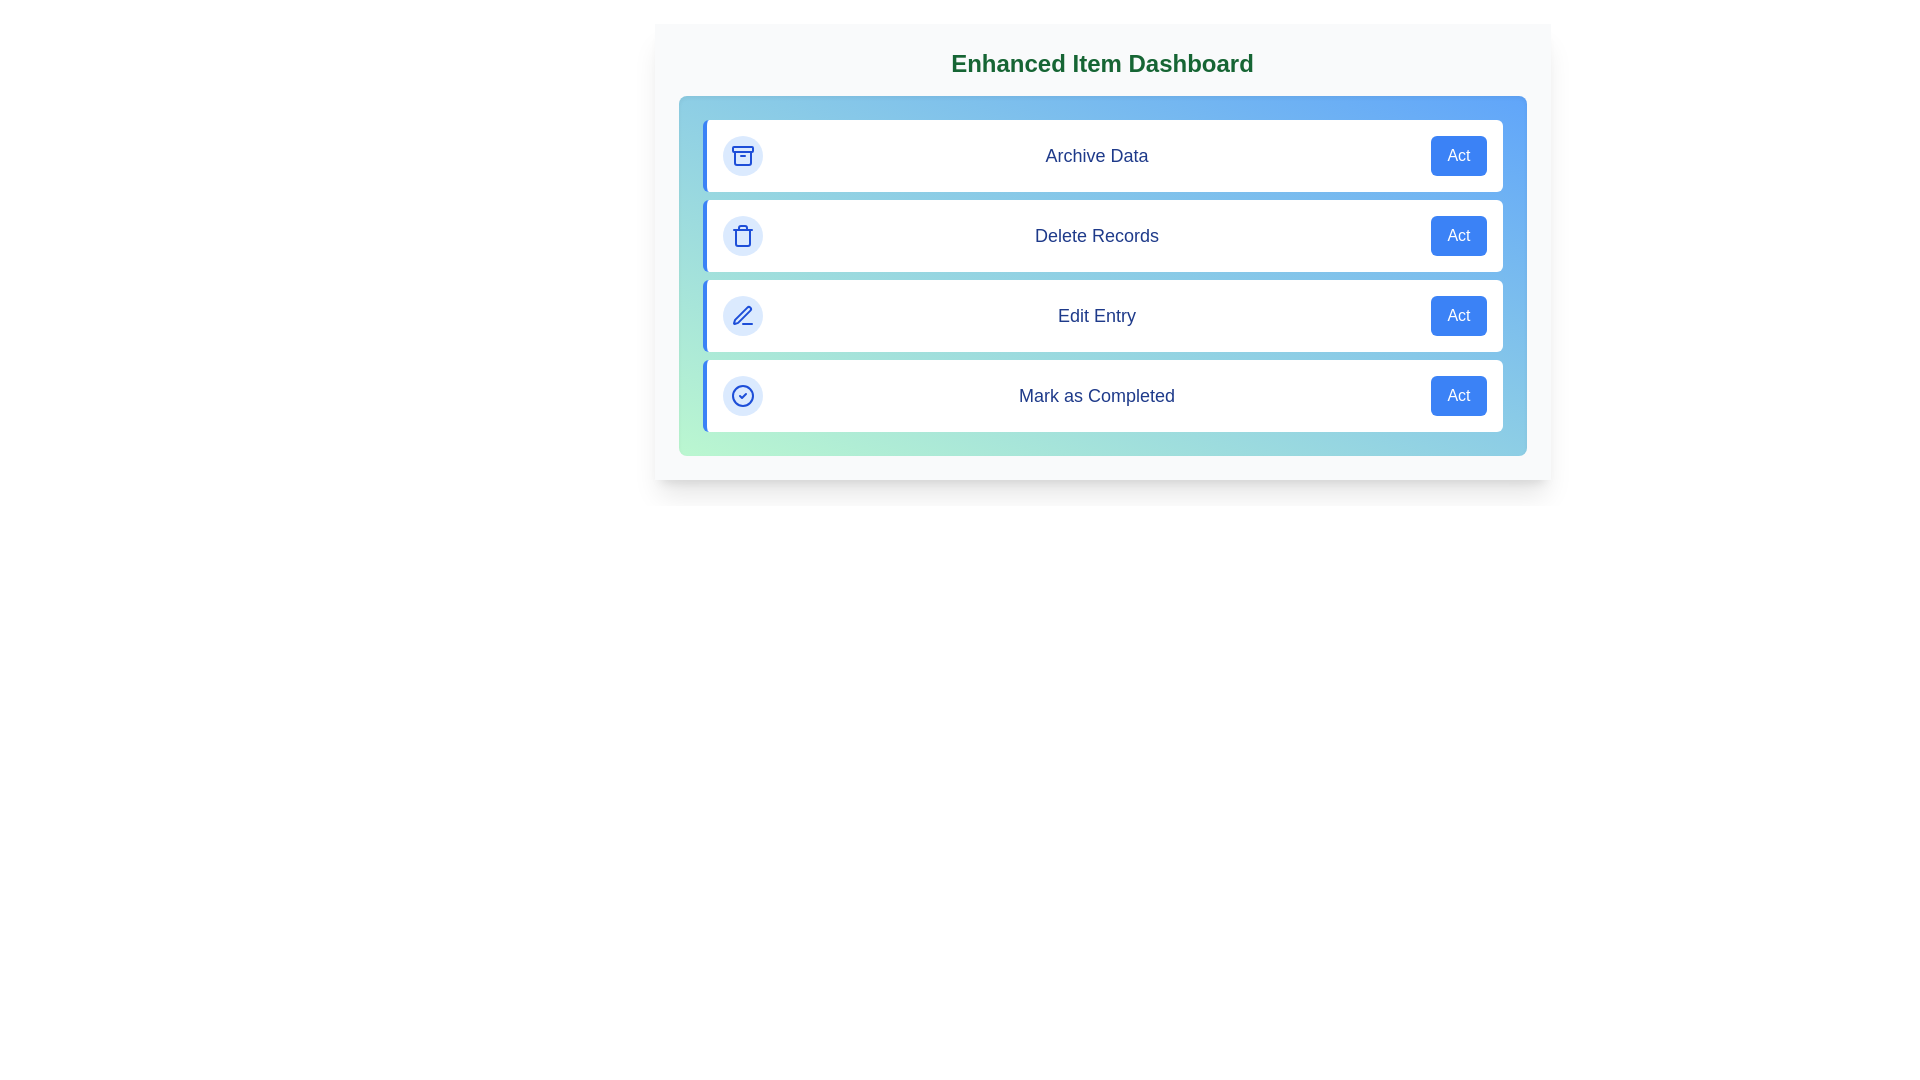  Describe the element at coordinates (1101, 154) in the screenshot. I see `the action item labeled 'Archive Data' to observe its hover effect` at that location.